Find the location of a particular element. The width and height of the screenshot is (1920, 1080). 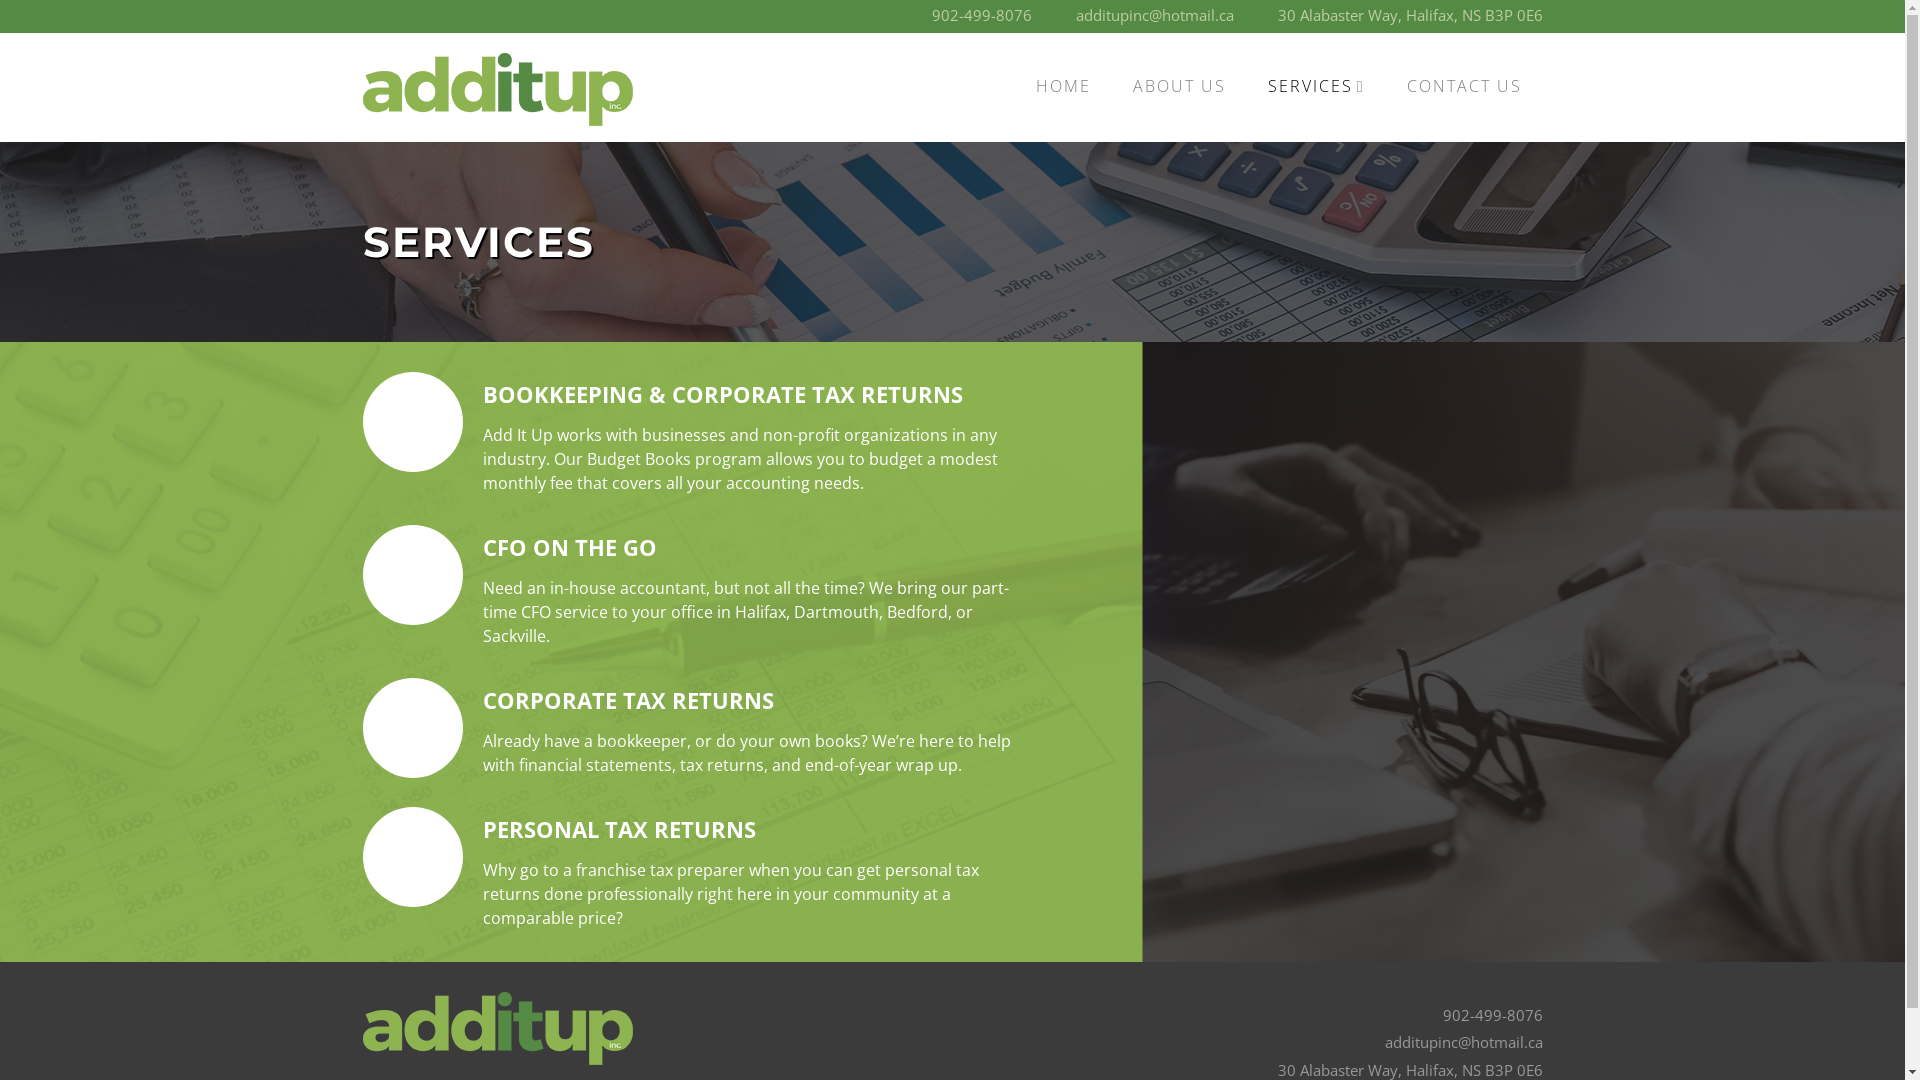

'additupinc@hotmail.ca' is located at coordinates (1155, 15).